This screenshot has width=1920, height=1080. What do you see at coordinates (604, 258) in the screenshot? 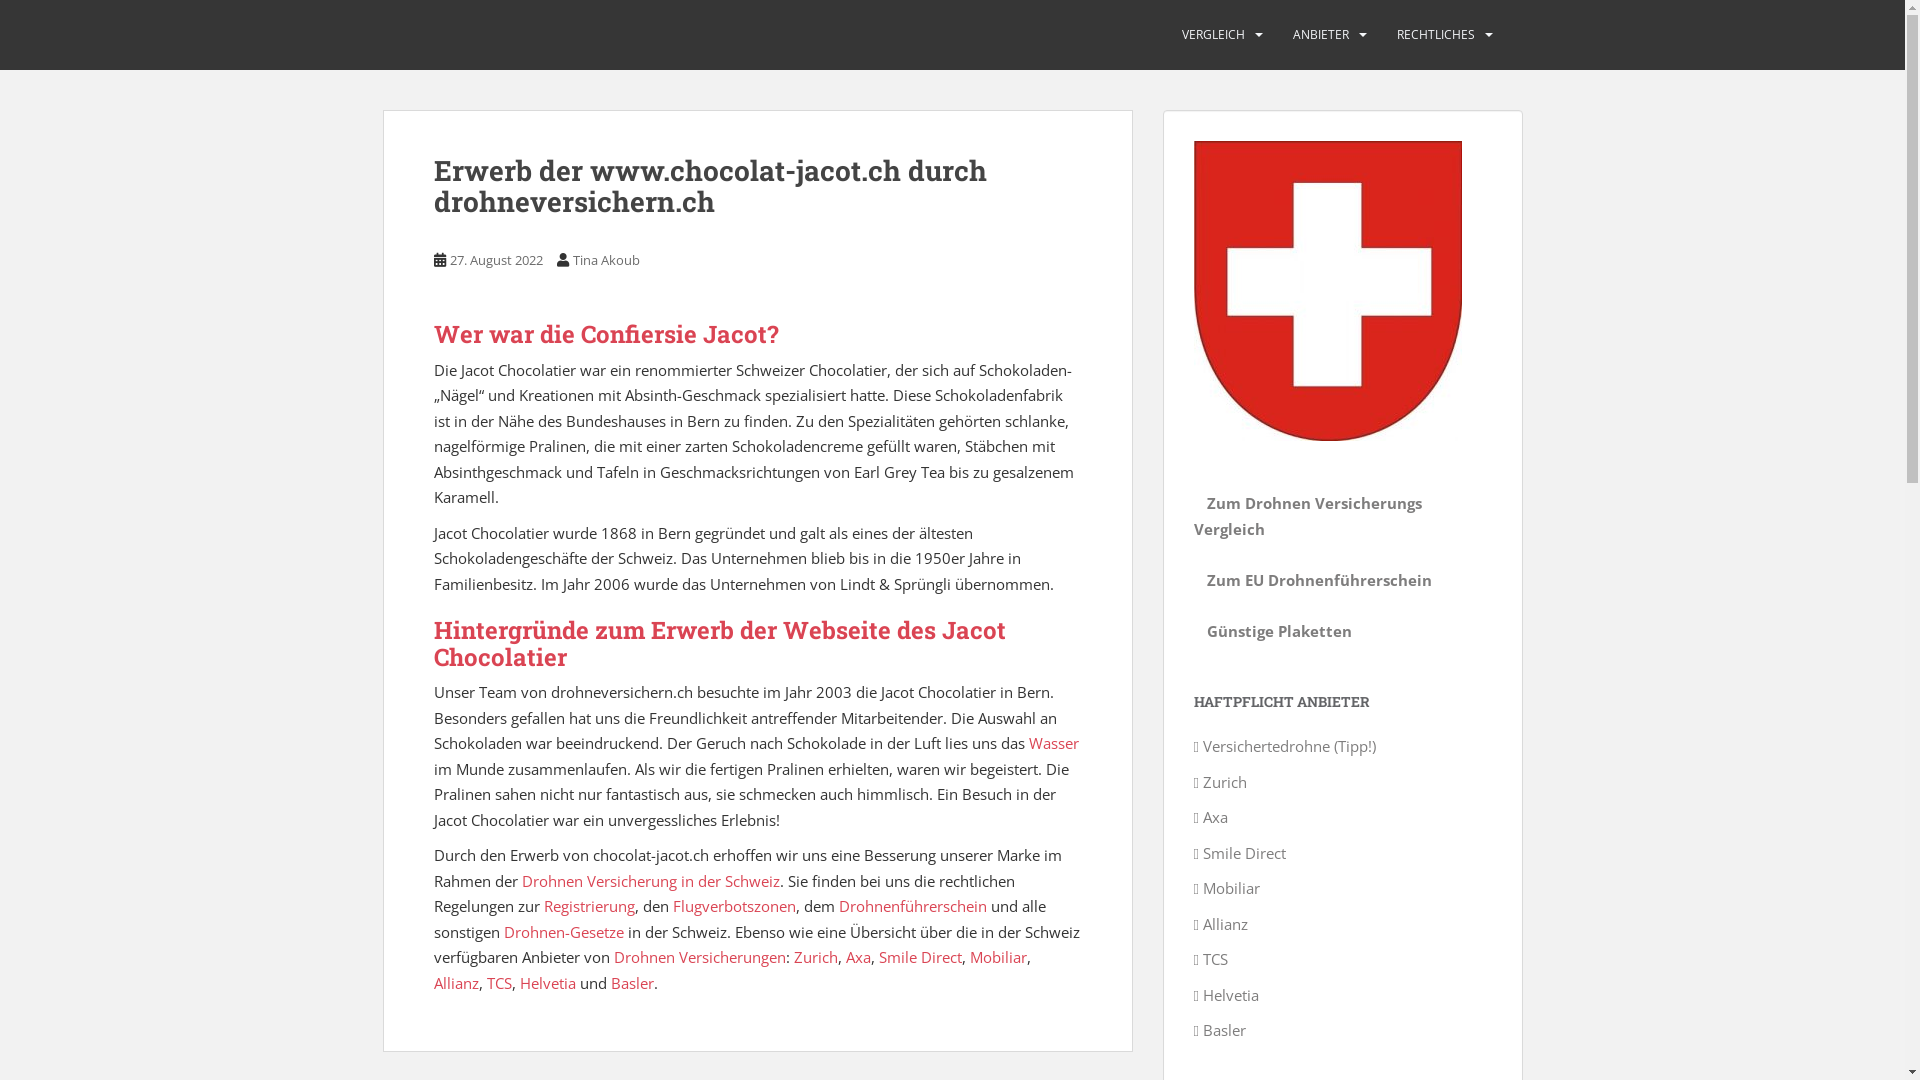
I see `'Tina Akoub'` at bounding box center [604, 258].